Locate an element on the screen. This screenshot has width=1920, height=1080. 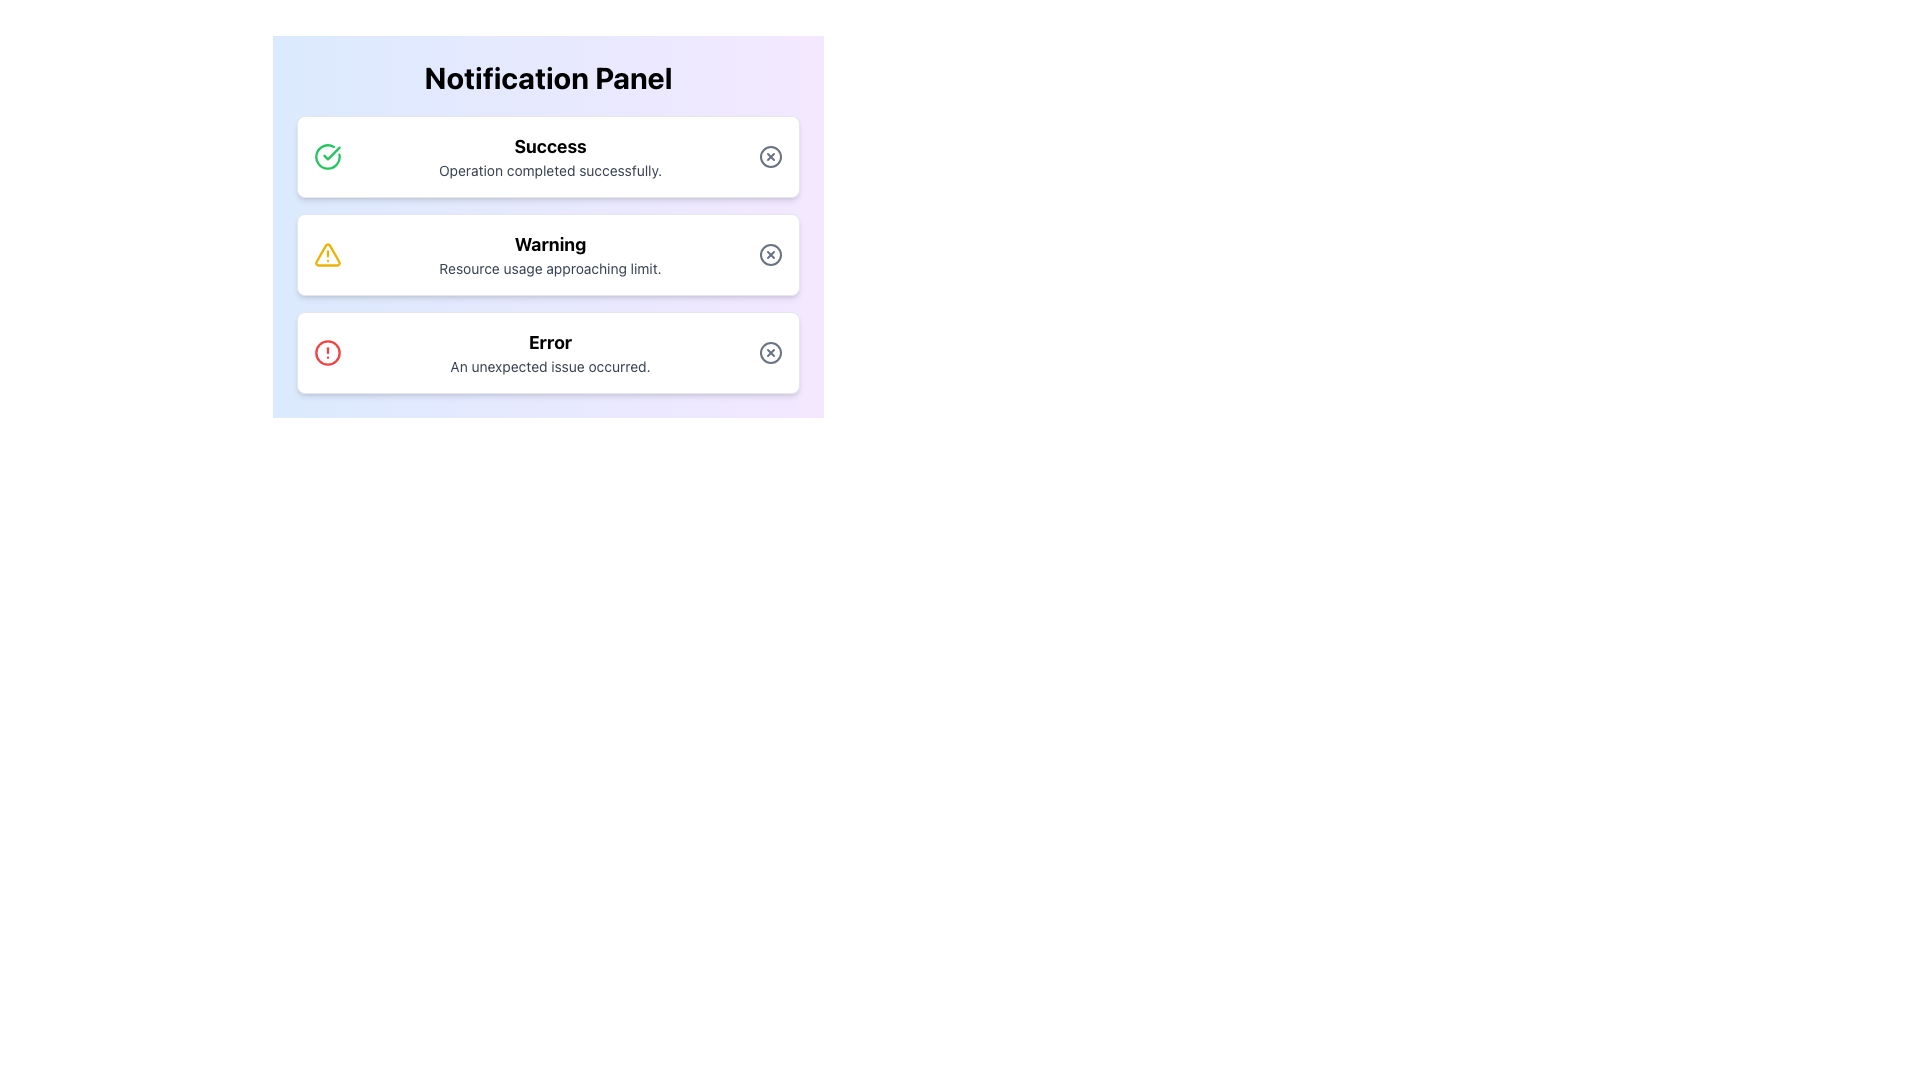
the bold, large-sized text displaying 'Success' within the first notification card, which is centrally aligned and indicates the completion of an operation is located at coordinates (550, 145).